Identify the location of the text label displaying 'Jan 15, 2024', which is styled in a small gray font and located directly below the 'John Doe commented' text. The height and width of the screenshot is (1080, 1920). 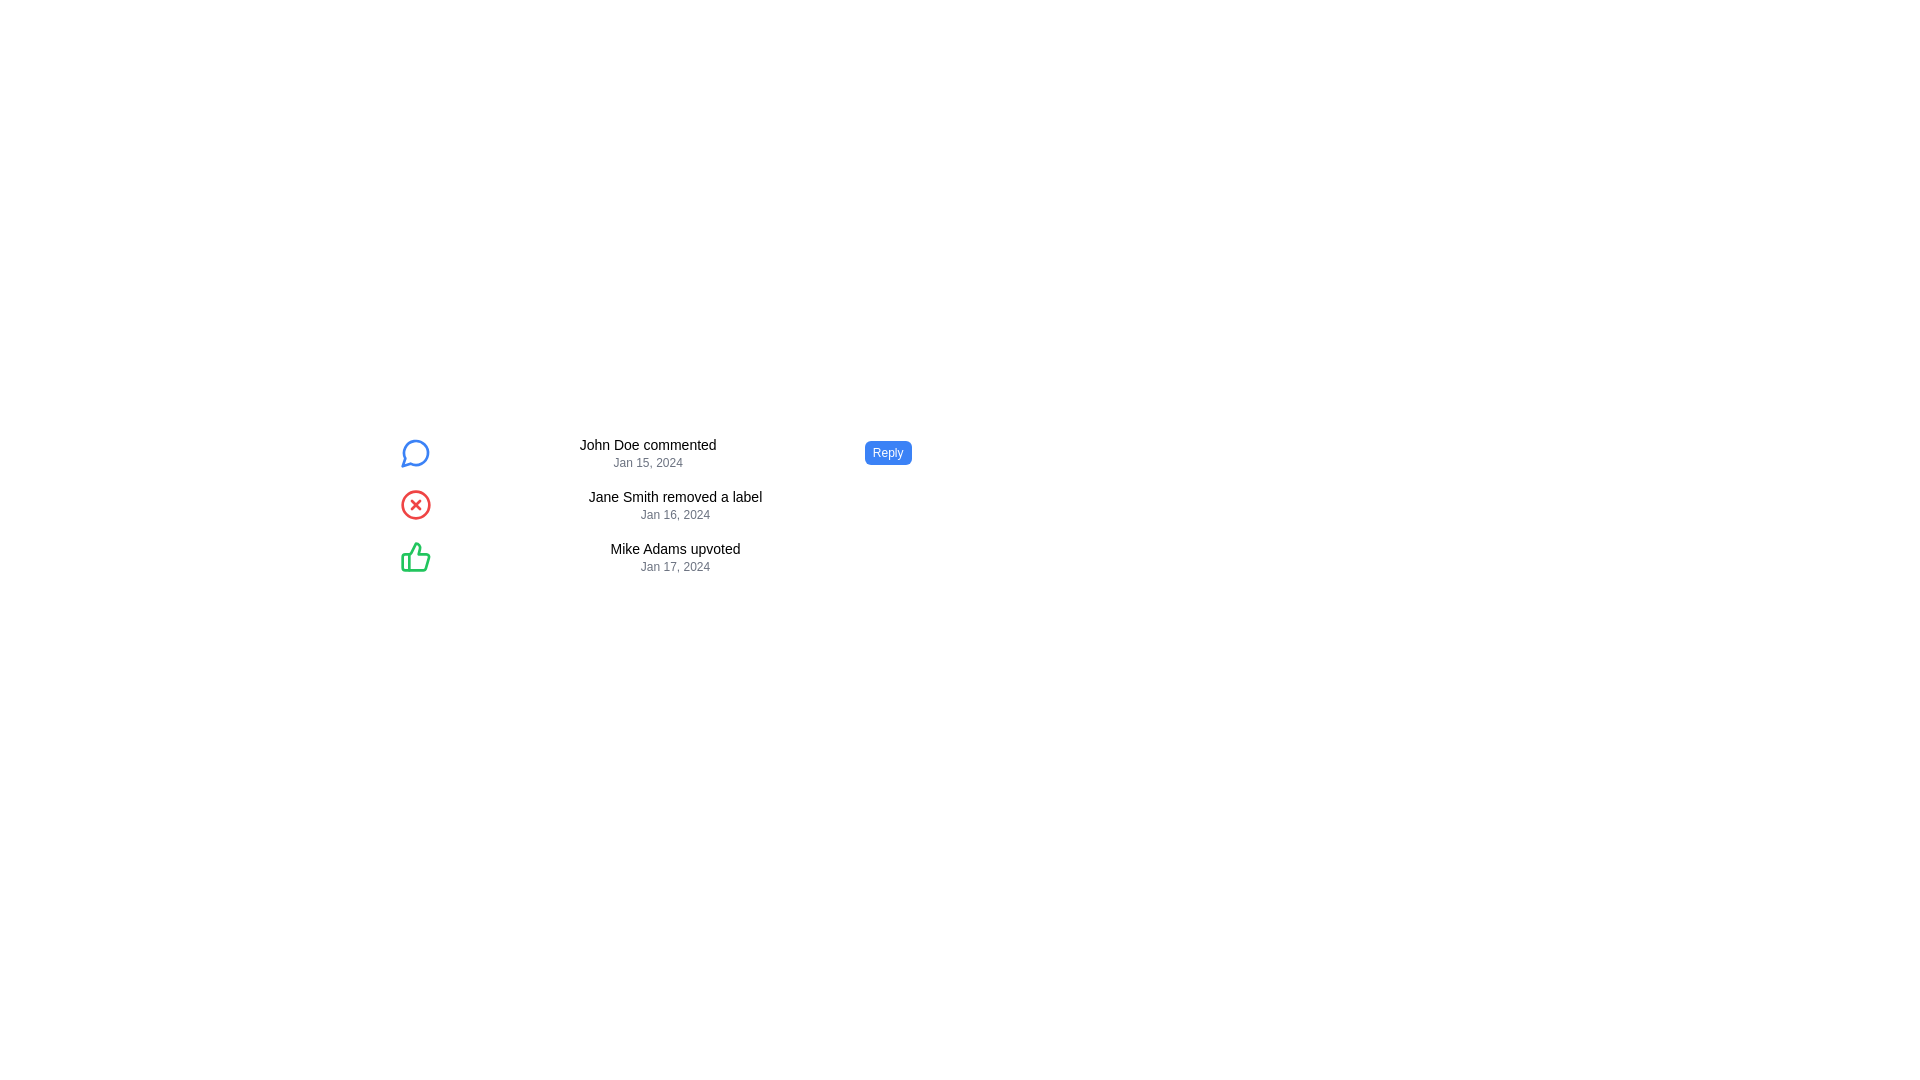
(648, 462).